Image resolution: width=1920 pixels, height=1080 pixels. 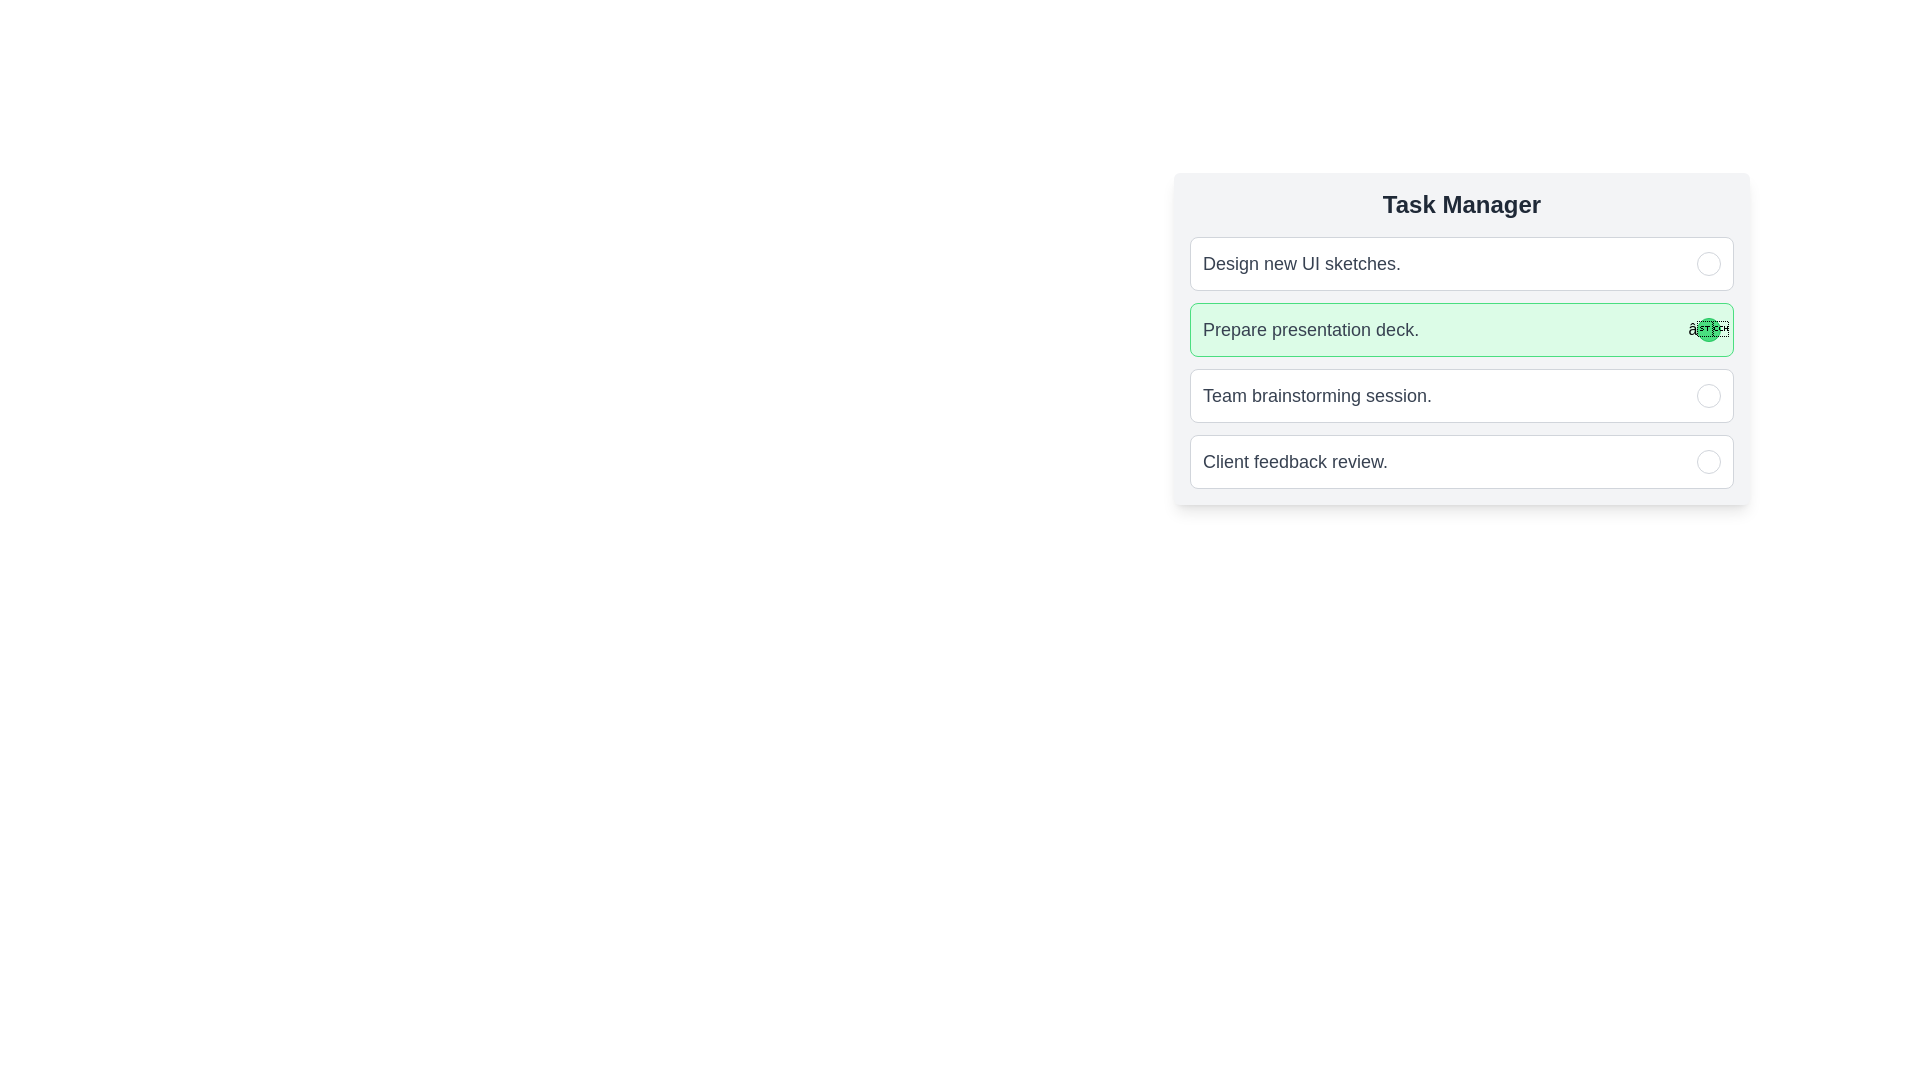 What do you see at coordinates (1462, 362) in the screenshot?
I see `the second task list item with the text 'Prepare presentation deck.' and a checkmark icon in a green circle` at bounding box center [1462, 362].